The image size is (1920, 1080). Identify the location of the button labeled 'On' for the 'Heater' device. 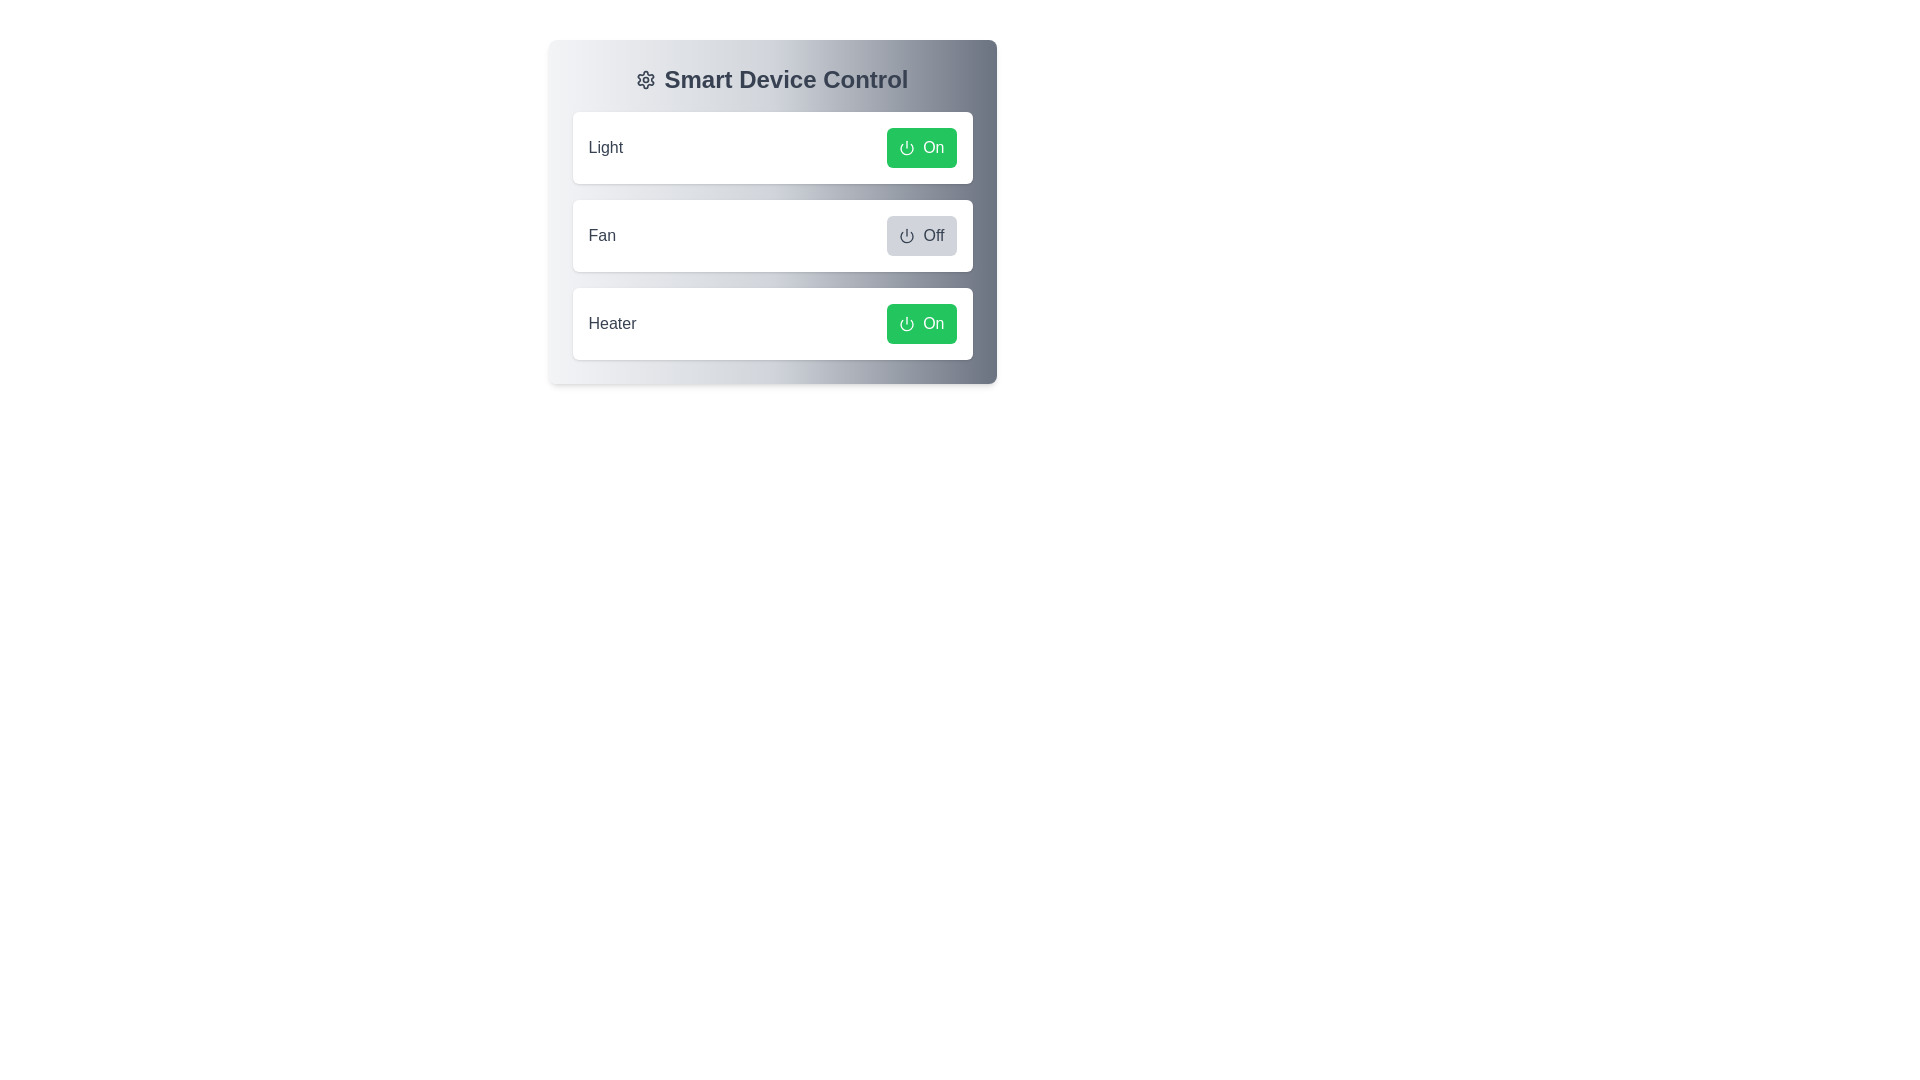
(920, 323).